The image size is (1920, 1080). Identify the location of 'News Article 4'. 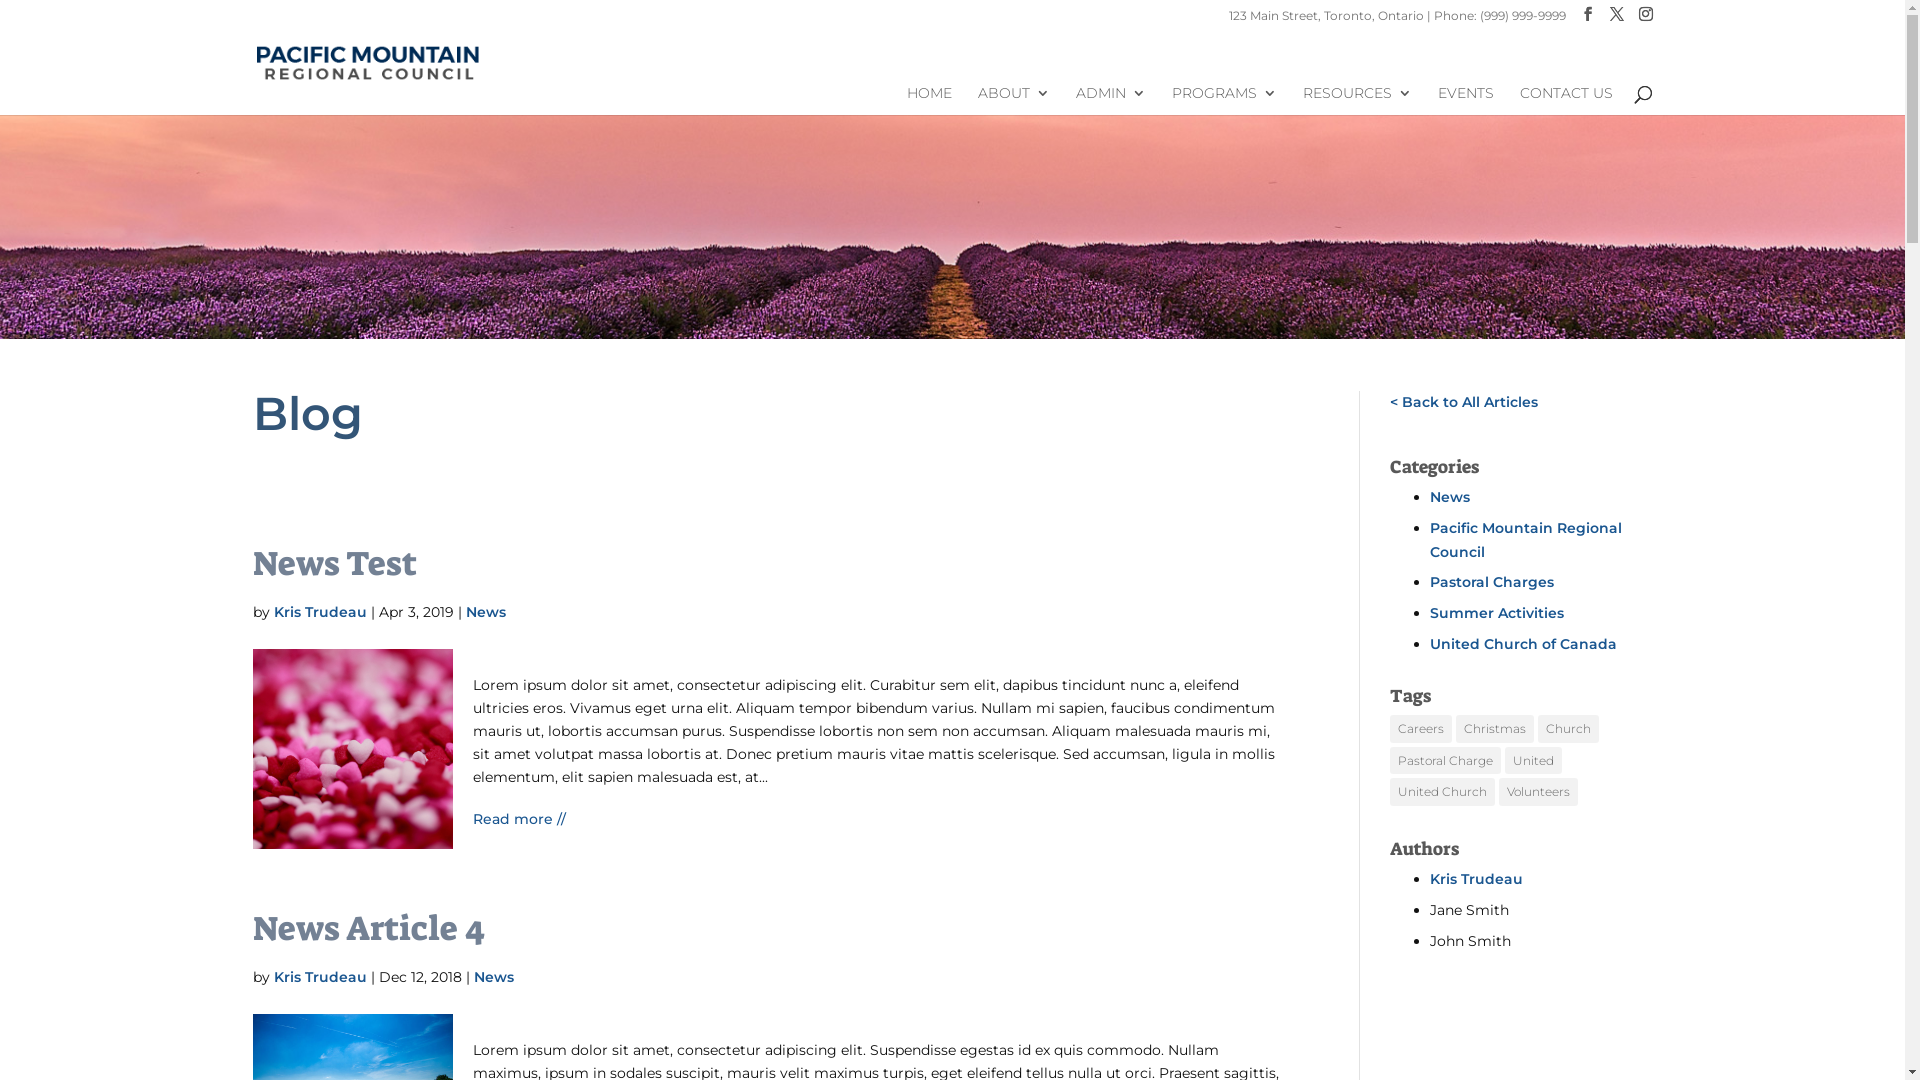
(368, 928).